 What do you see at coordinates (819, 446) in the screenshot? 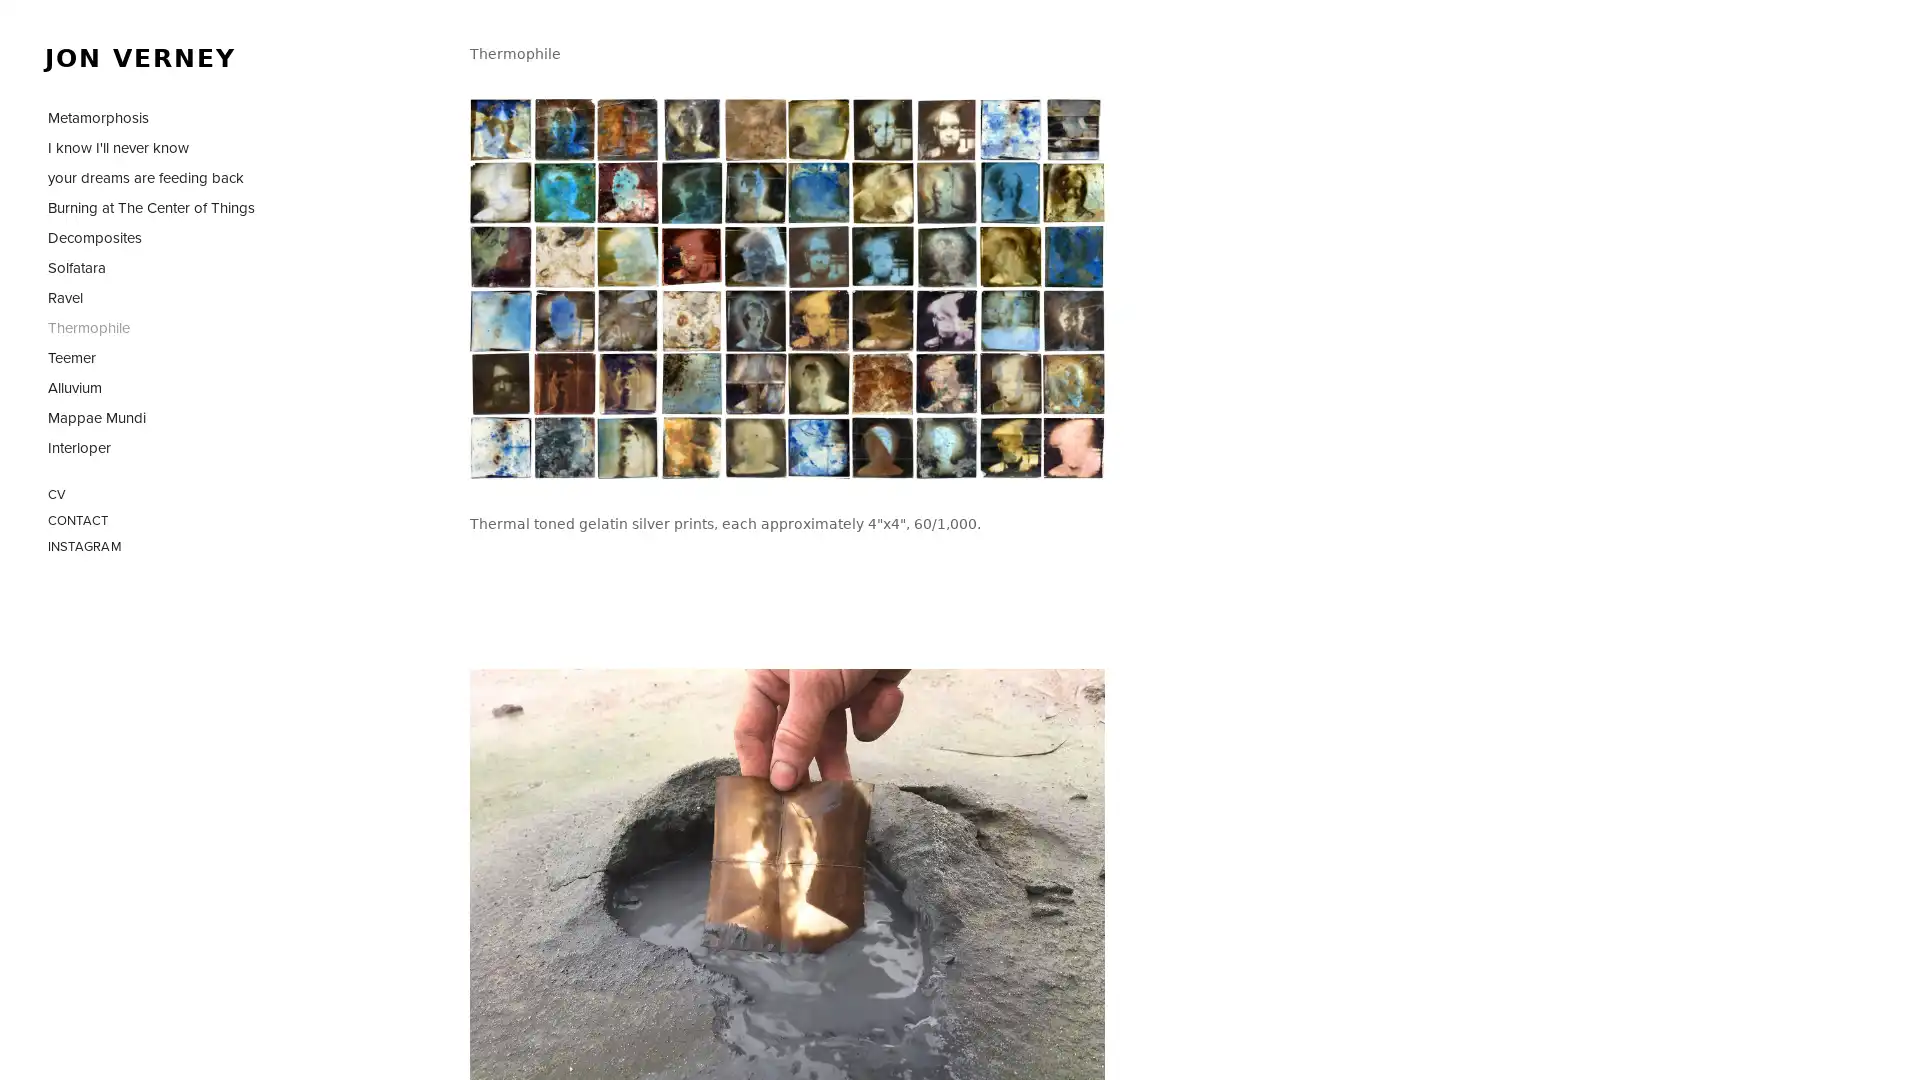
I see `View fullsize jon_verney_thermophile_60.jpg` at bounding box center [819, 446].